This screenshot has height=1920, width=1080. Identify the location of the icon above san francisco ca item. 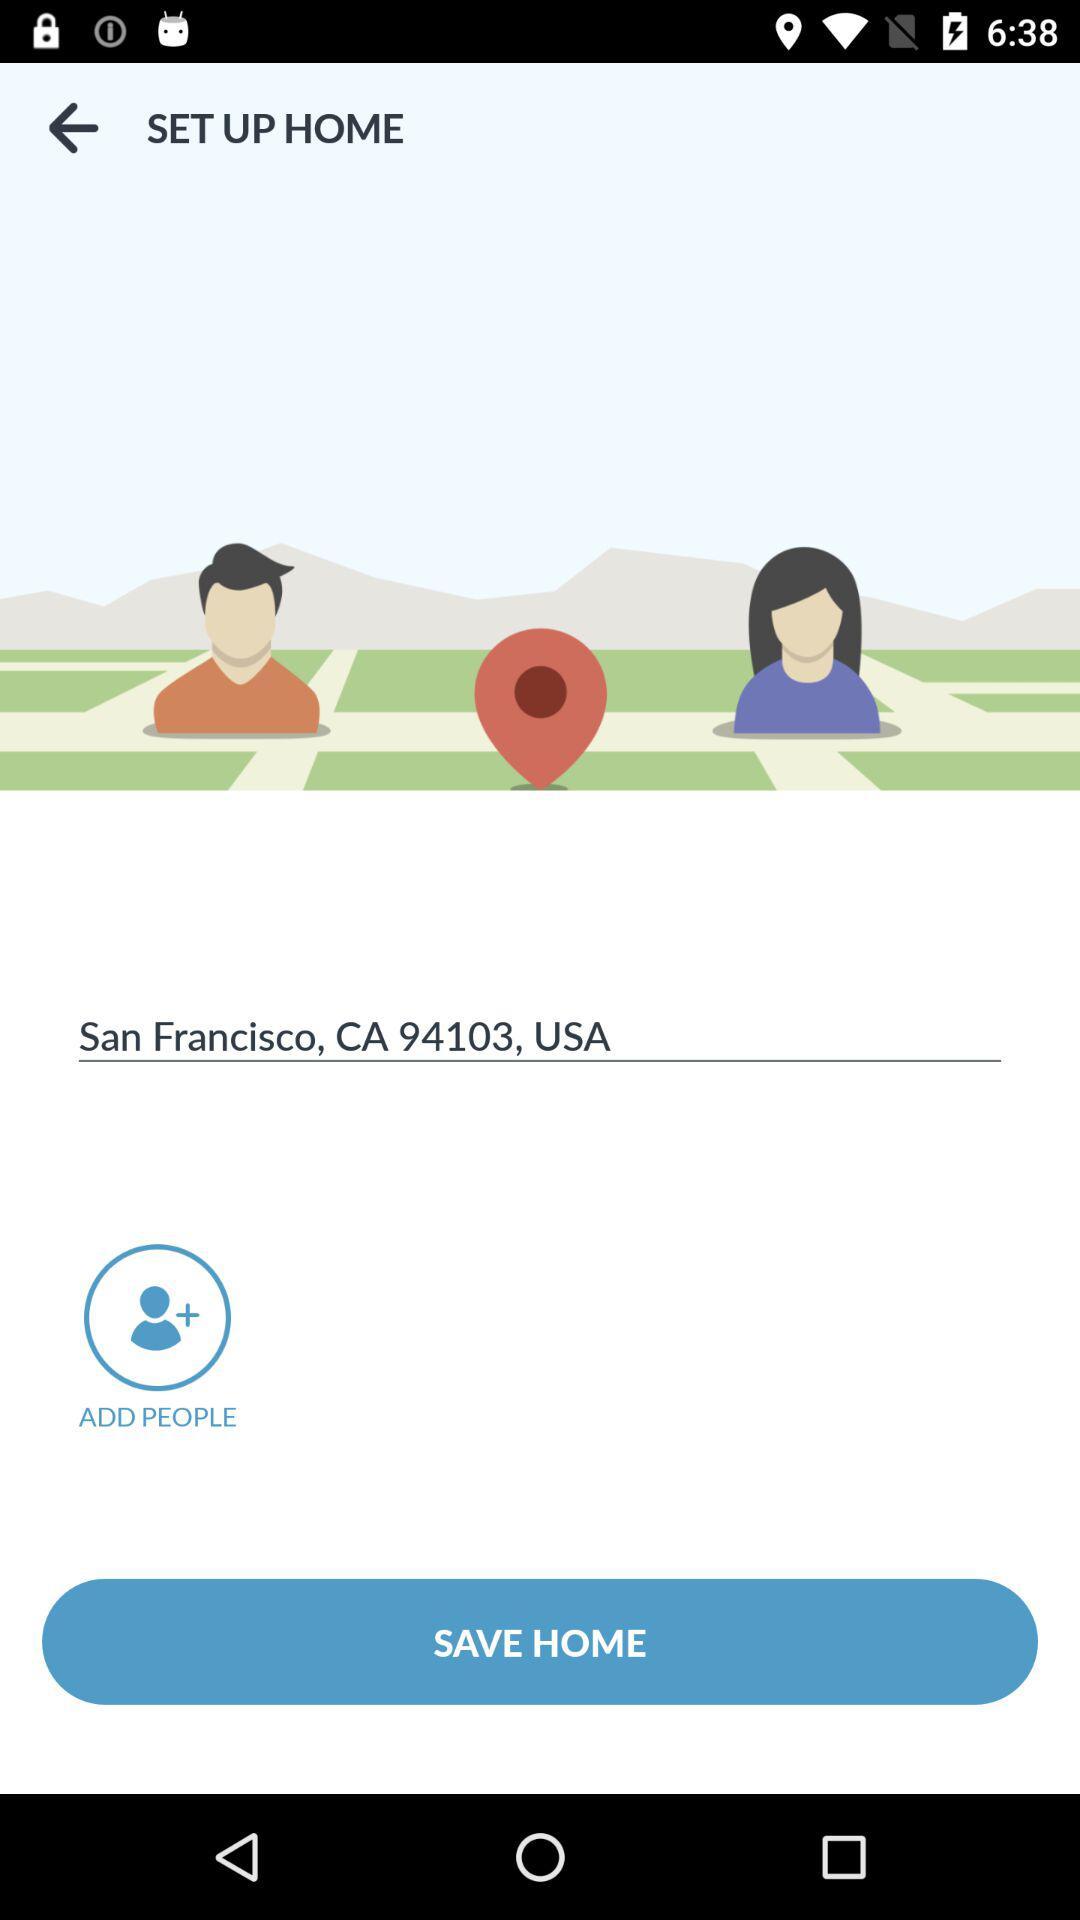
(72, 127).